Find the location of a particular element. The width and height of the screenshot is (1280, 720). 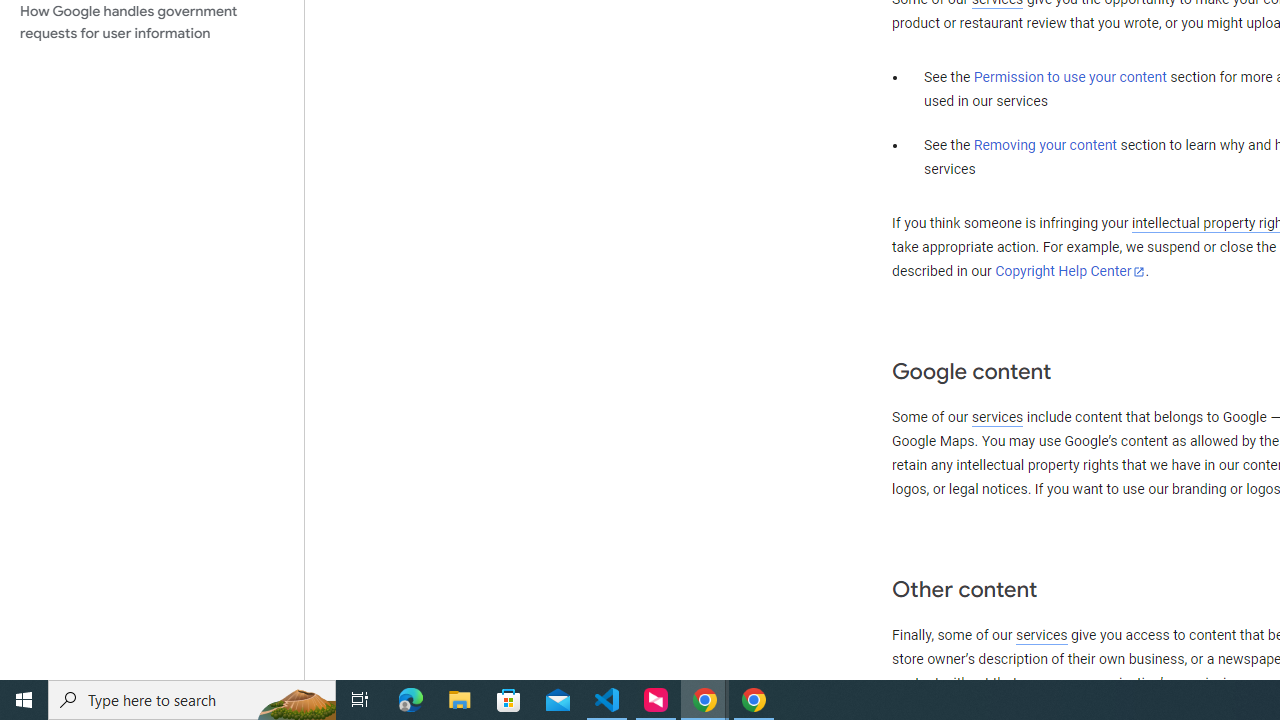

'Removing your content' is located at coordinates (1044, 144).